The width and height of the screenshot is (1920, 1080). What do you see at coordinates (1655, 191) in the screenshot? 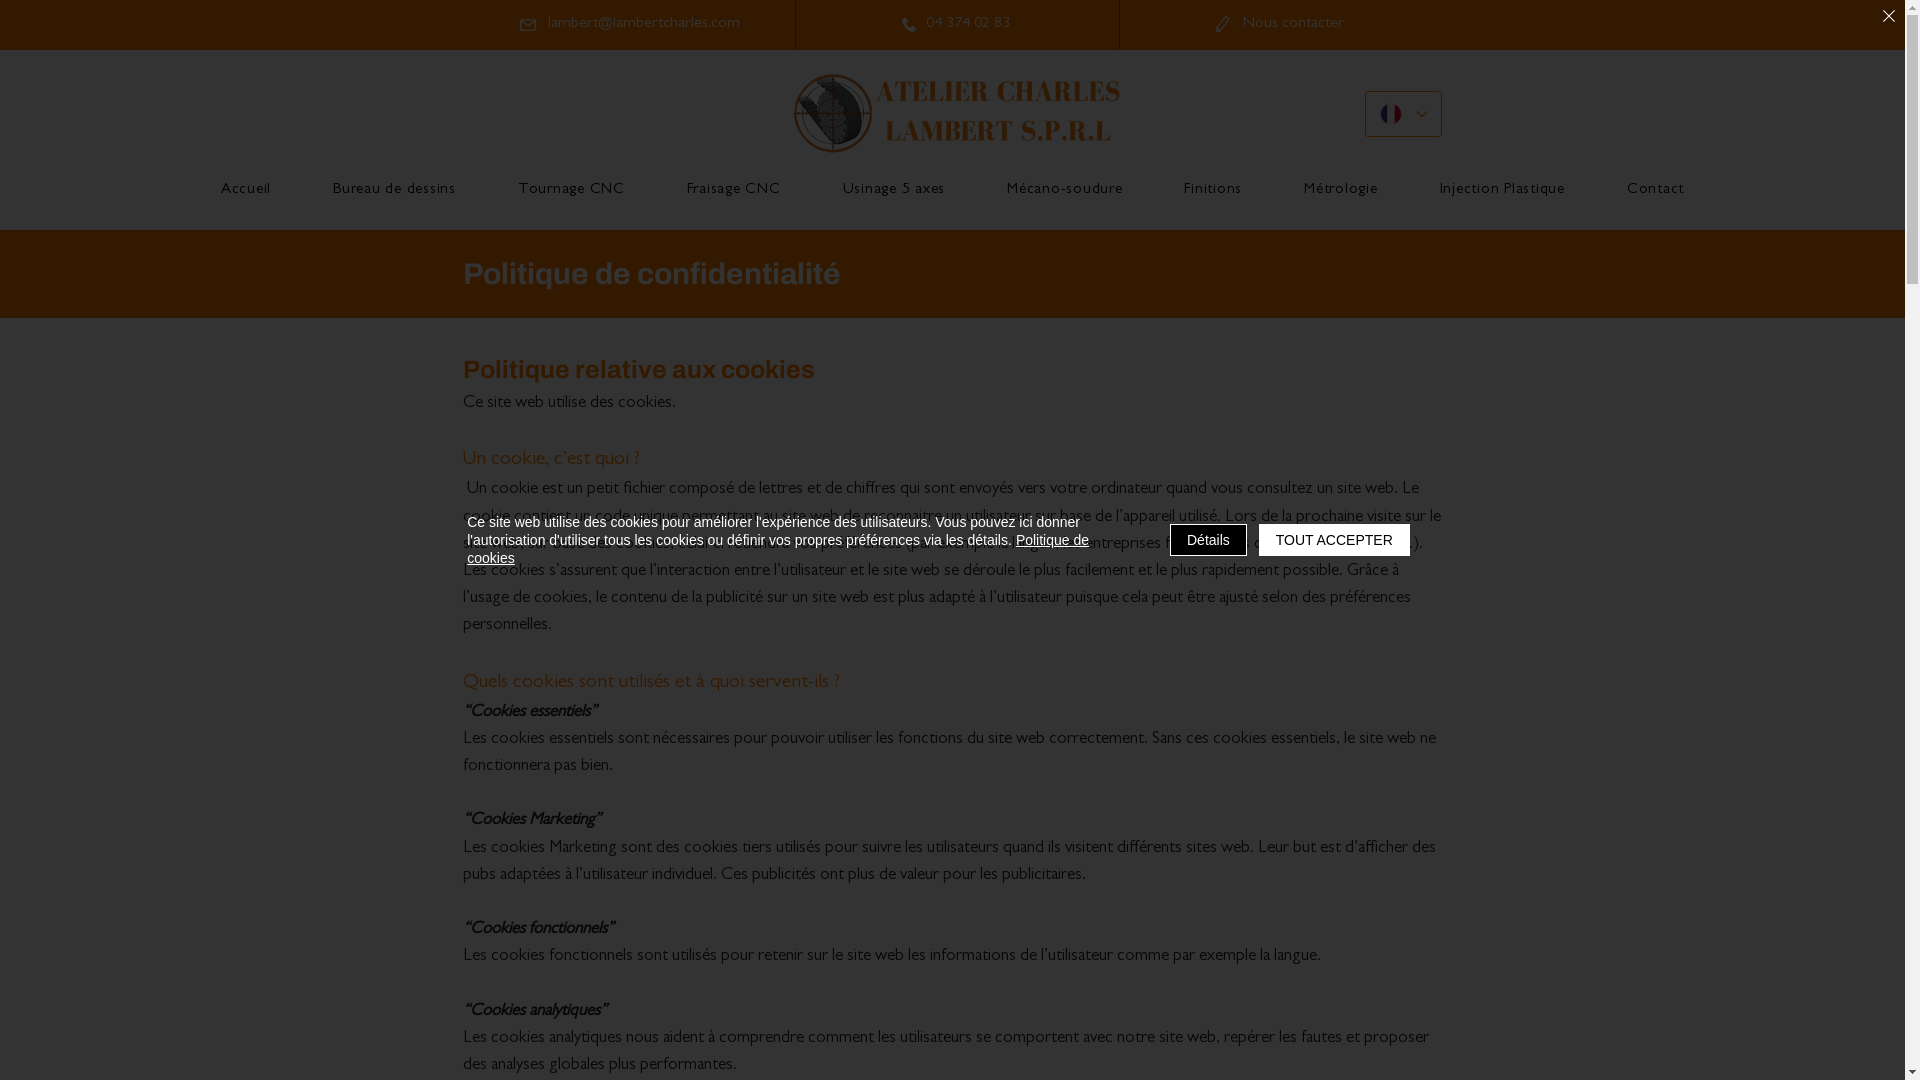
I see `'Contact'` at bounding box center [1655, 191].